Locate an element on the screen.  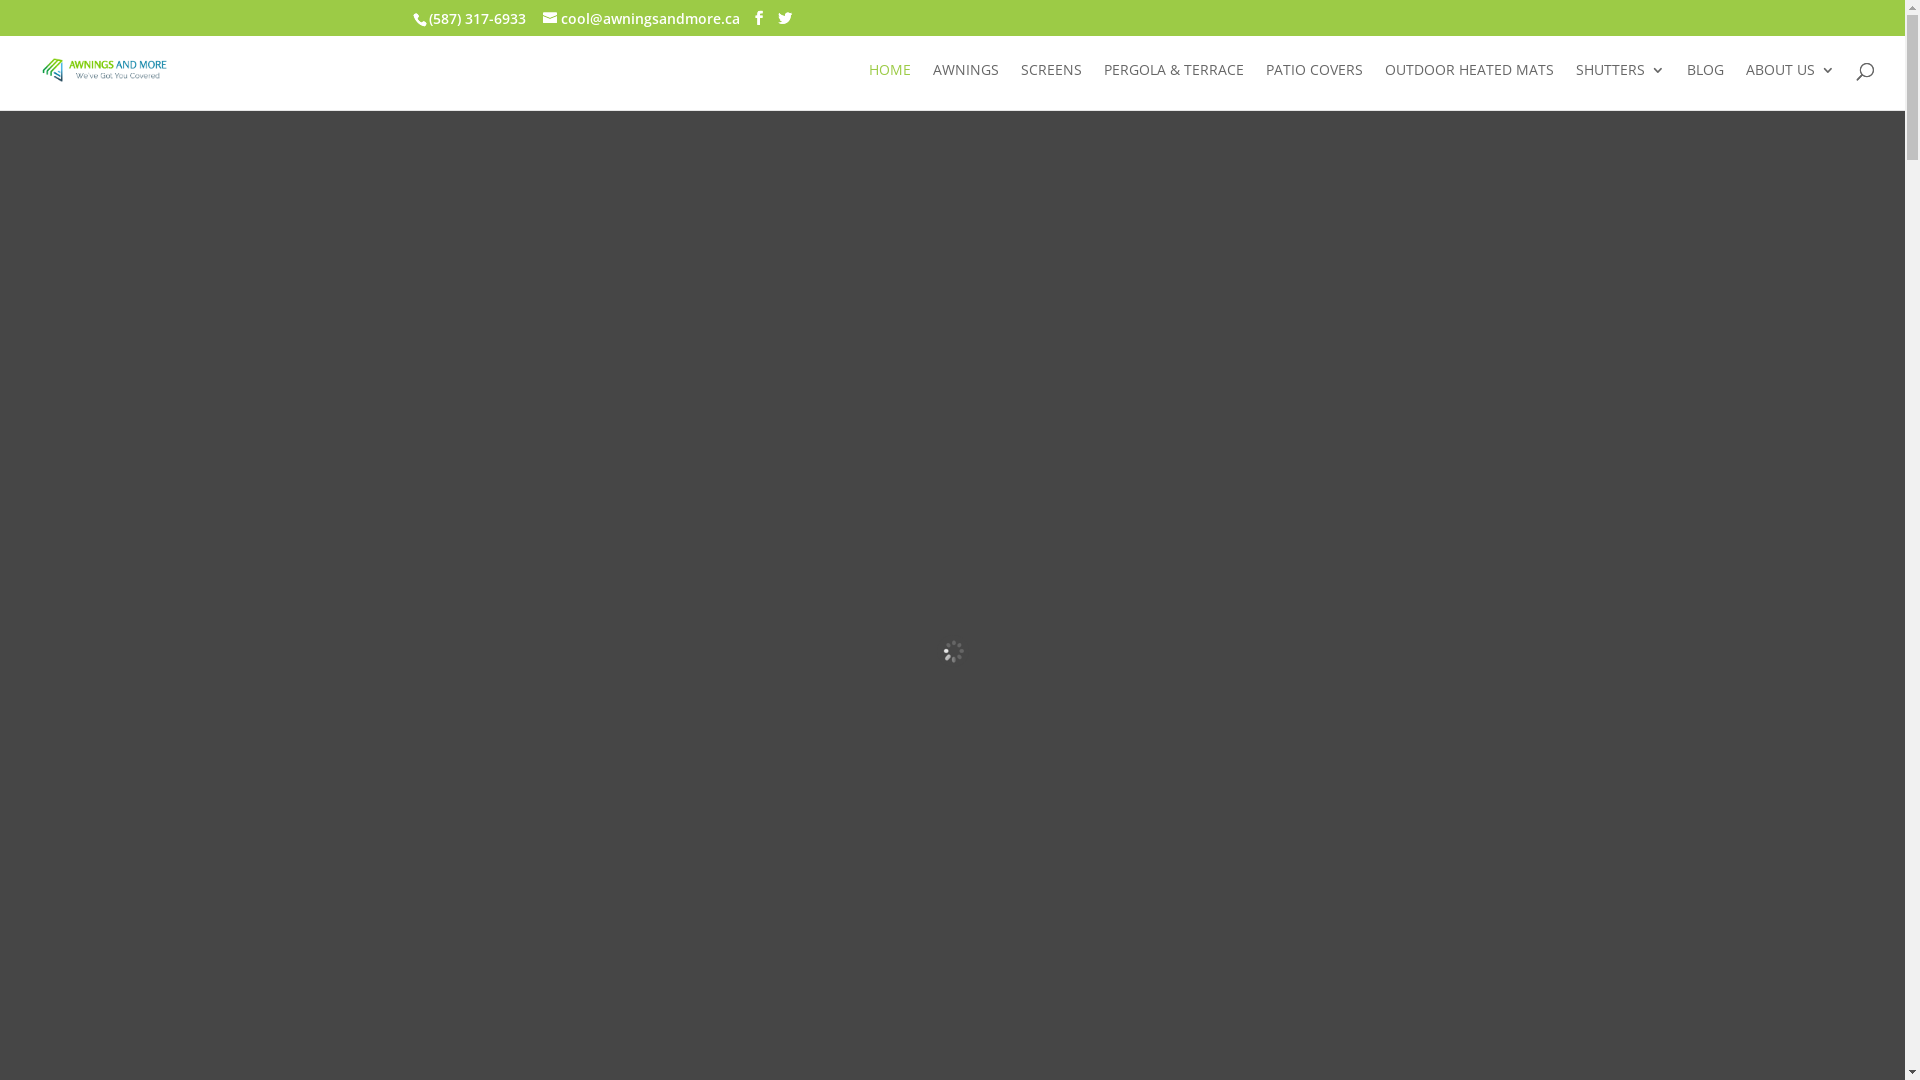
'PATIO COVERS' is located at coordinates (1314, 85).